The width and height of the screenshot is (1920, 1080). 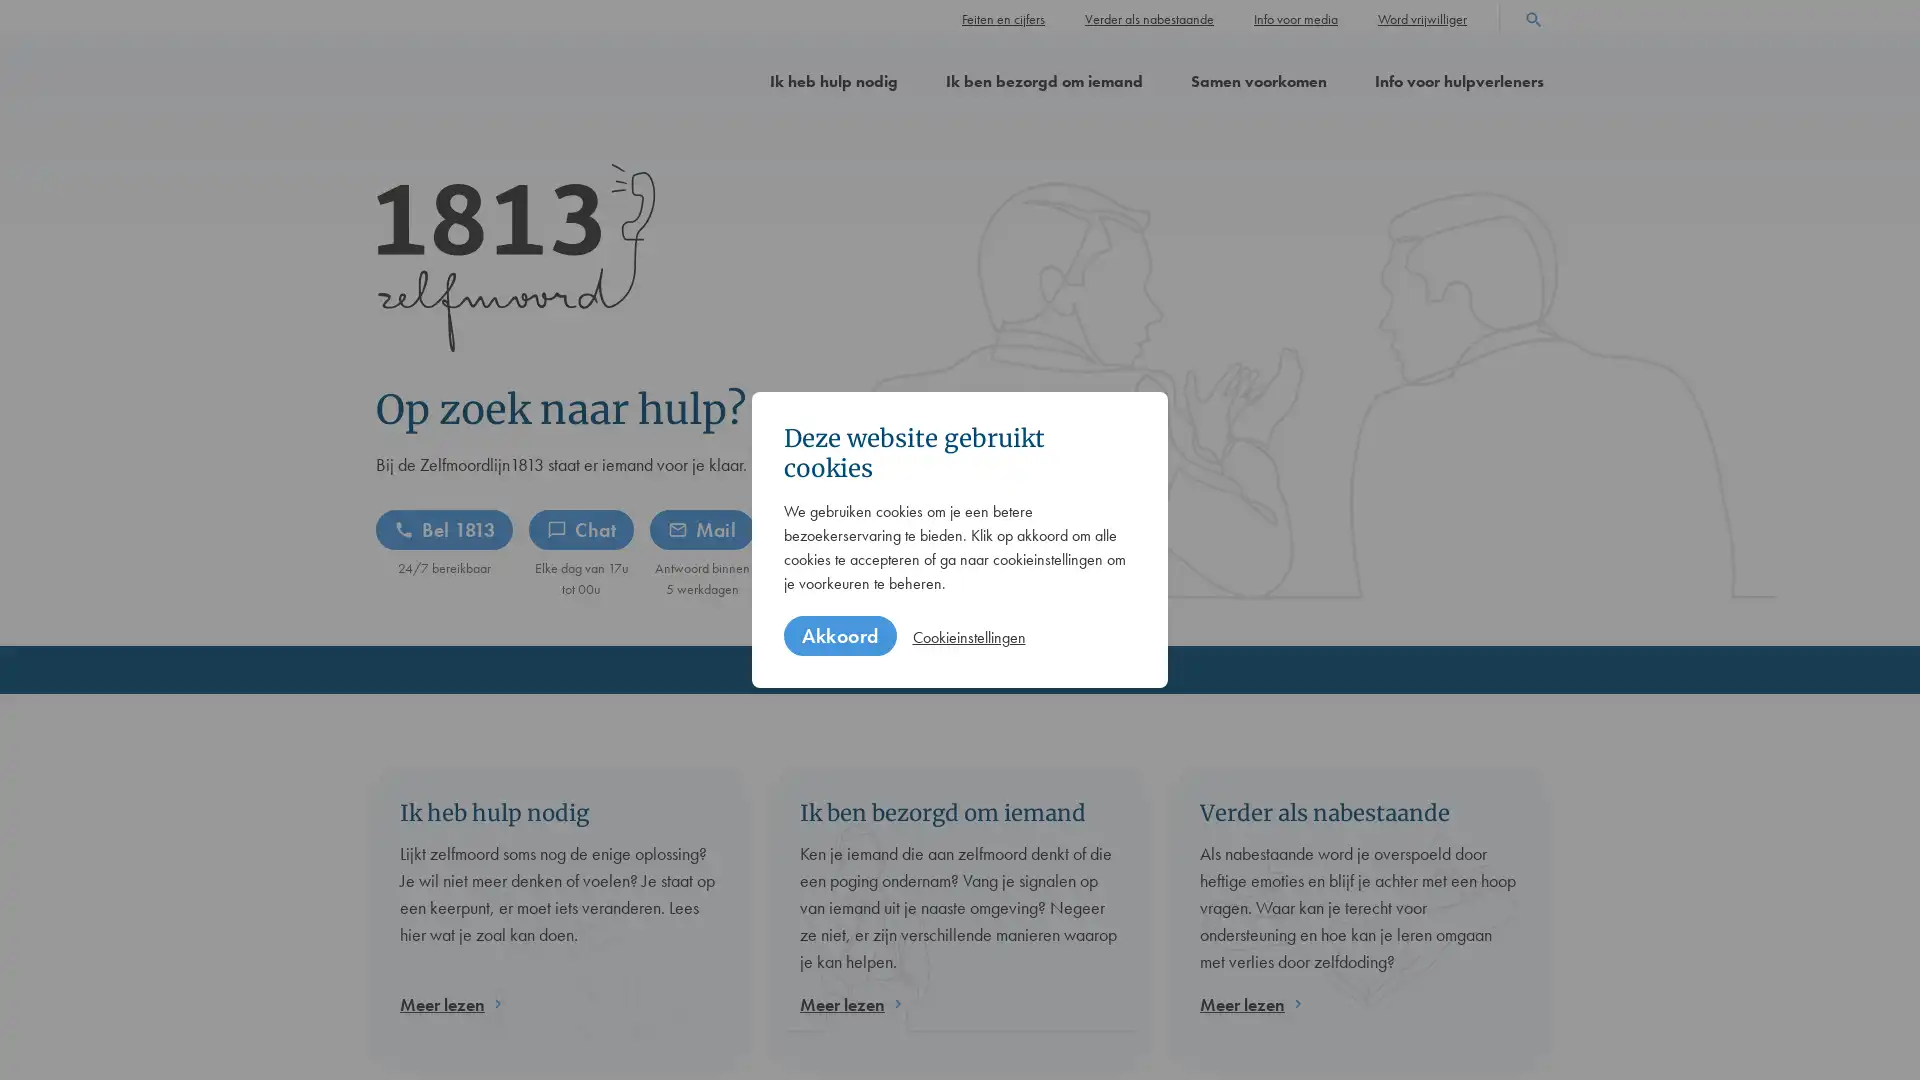 What do you see at coordinates (1533, 17) in the screenshot?
I see `Zoeken` at bounding box center [1533, 17].